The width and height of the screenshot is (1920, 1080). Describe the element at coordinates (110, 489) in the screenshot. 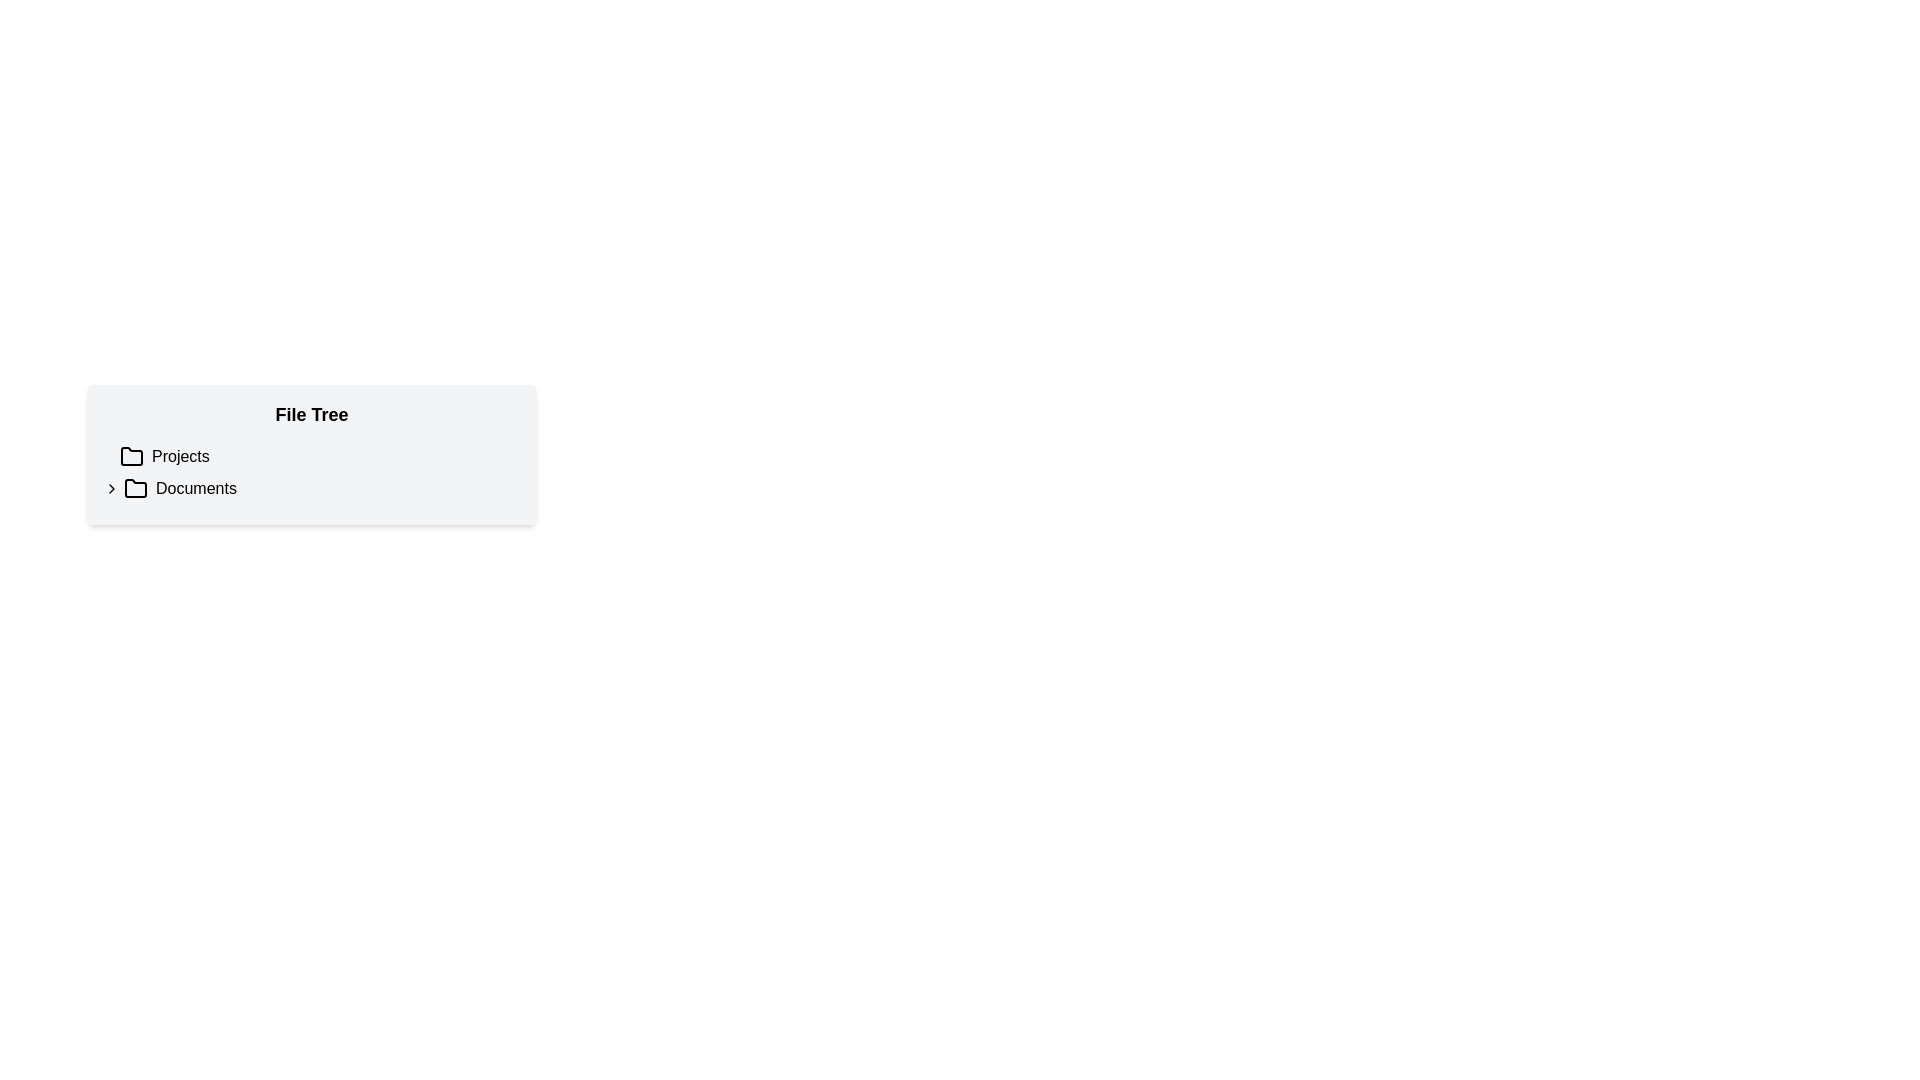

I see `the right-facing chevron toggle icon for the 'Documents' folder` at that location.